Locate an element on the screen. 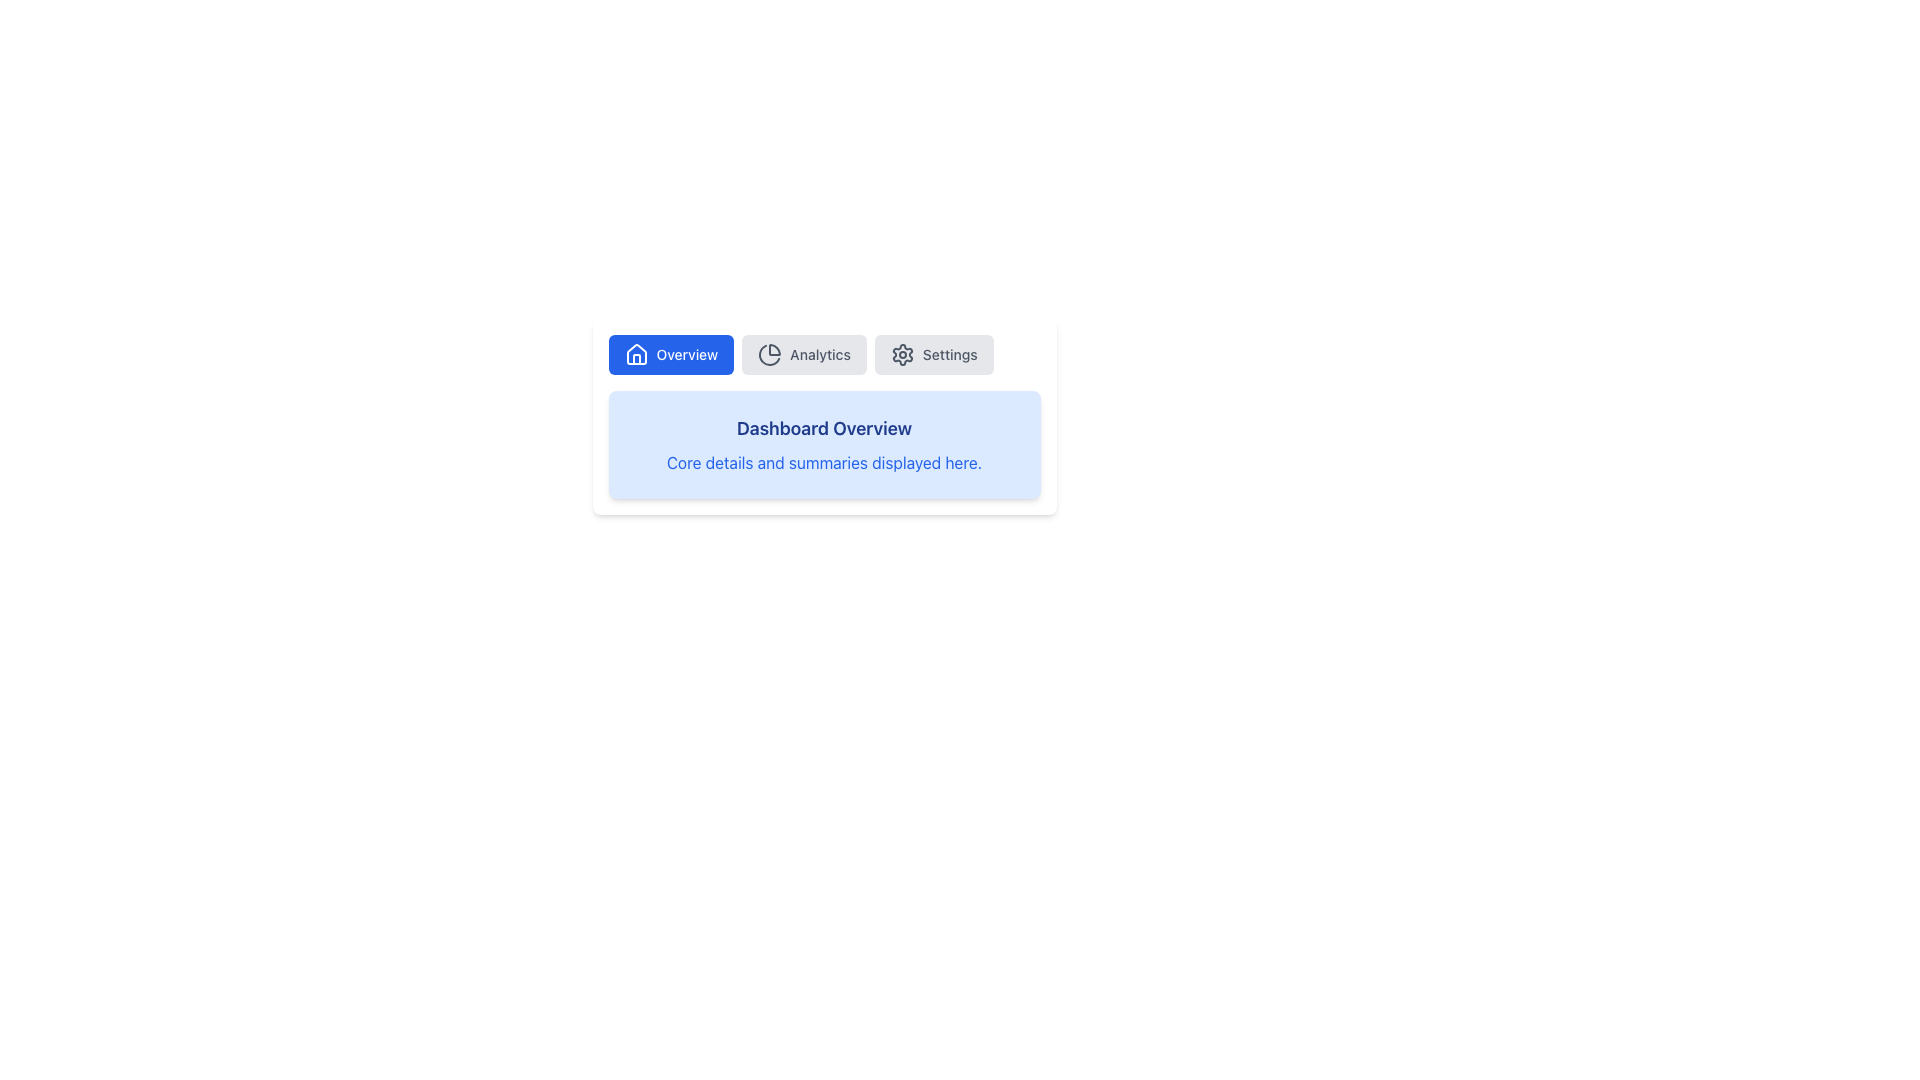  the 'Settings' text label, which is styled with a medium font weight and displayed in gray color, located within the button on the rightmost side of the top row of navigation buttons is located at coordinates (949, 353).